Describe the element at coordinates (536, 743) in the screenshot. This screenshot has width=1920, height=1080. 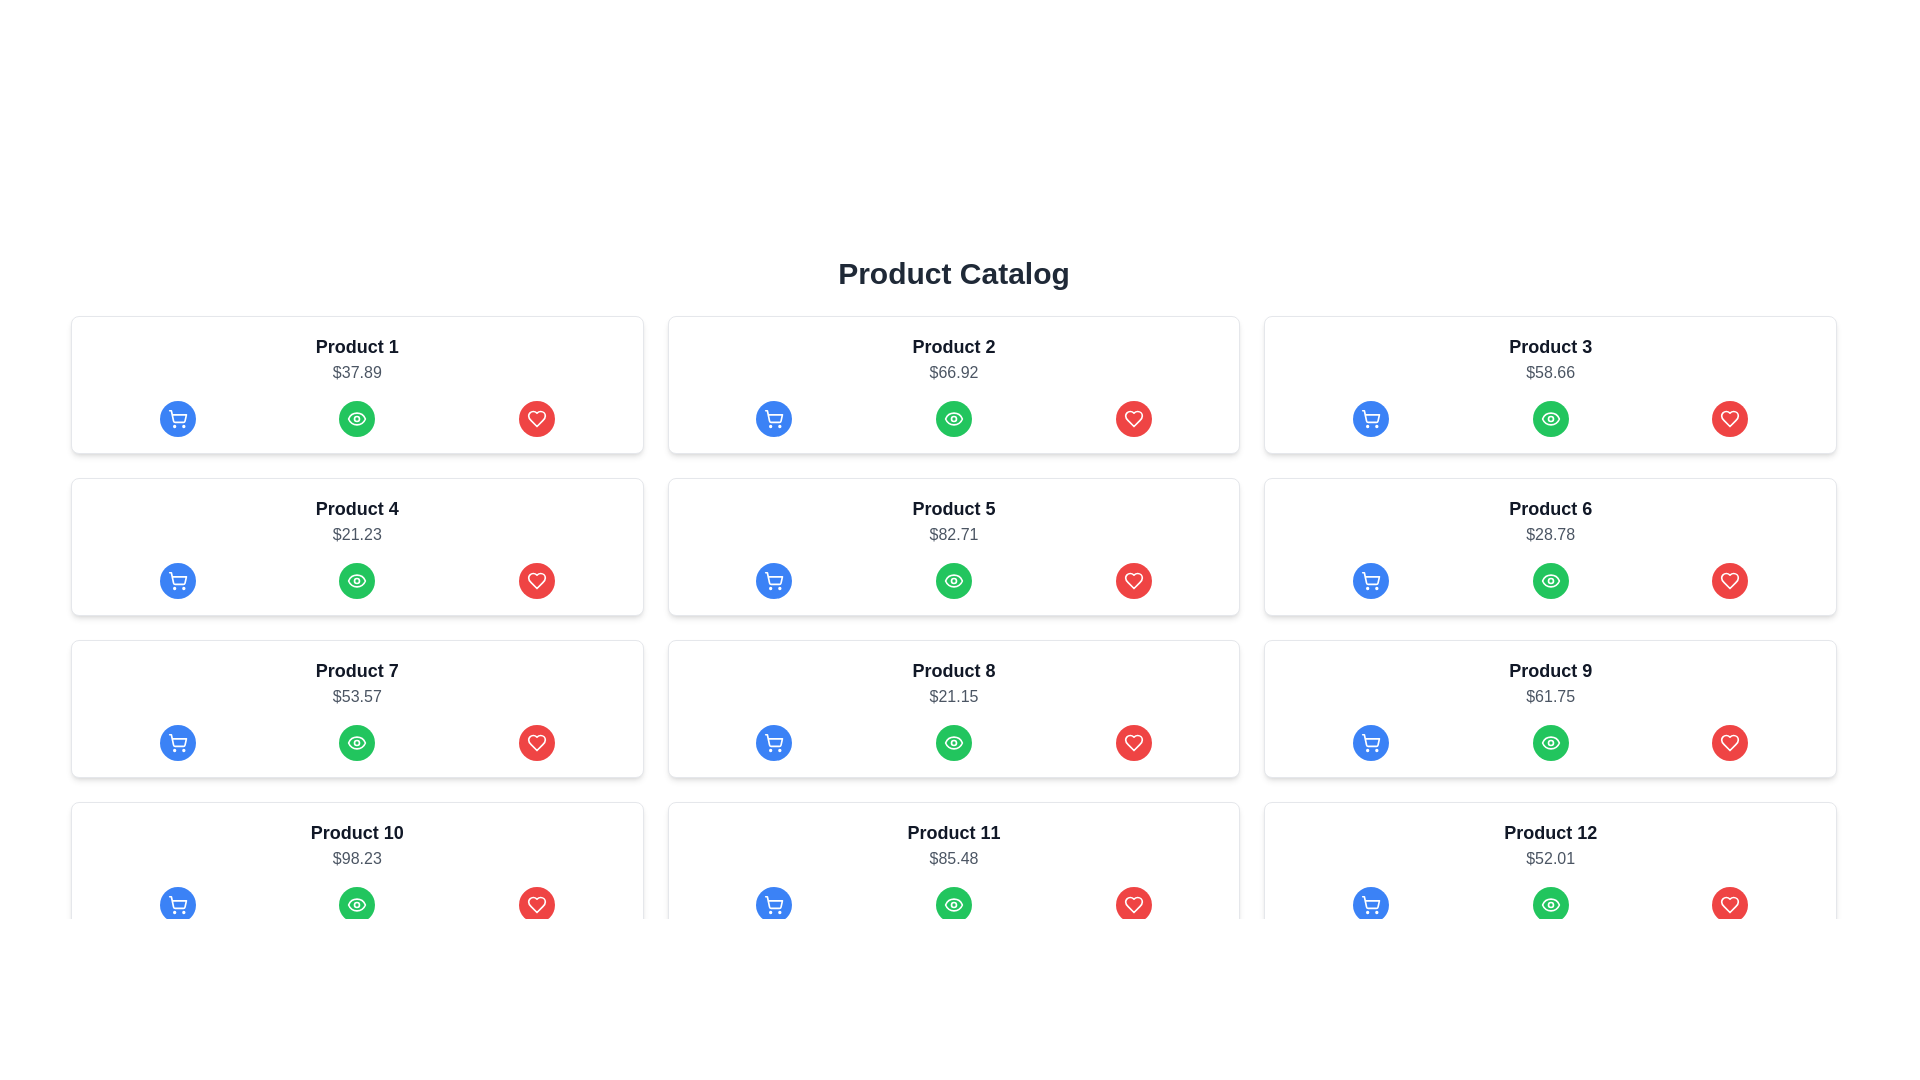
I see `the 'favorite' or 'like' button for 'Product 7'` at that location.